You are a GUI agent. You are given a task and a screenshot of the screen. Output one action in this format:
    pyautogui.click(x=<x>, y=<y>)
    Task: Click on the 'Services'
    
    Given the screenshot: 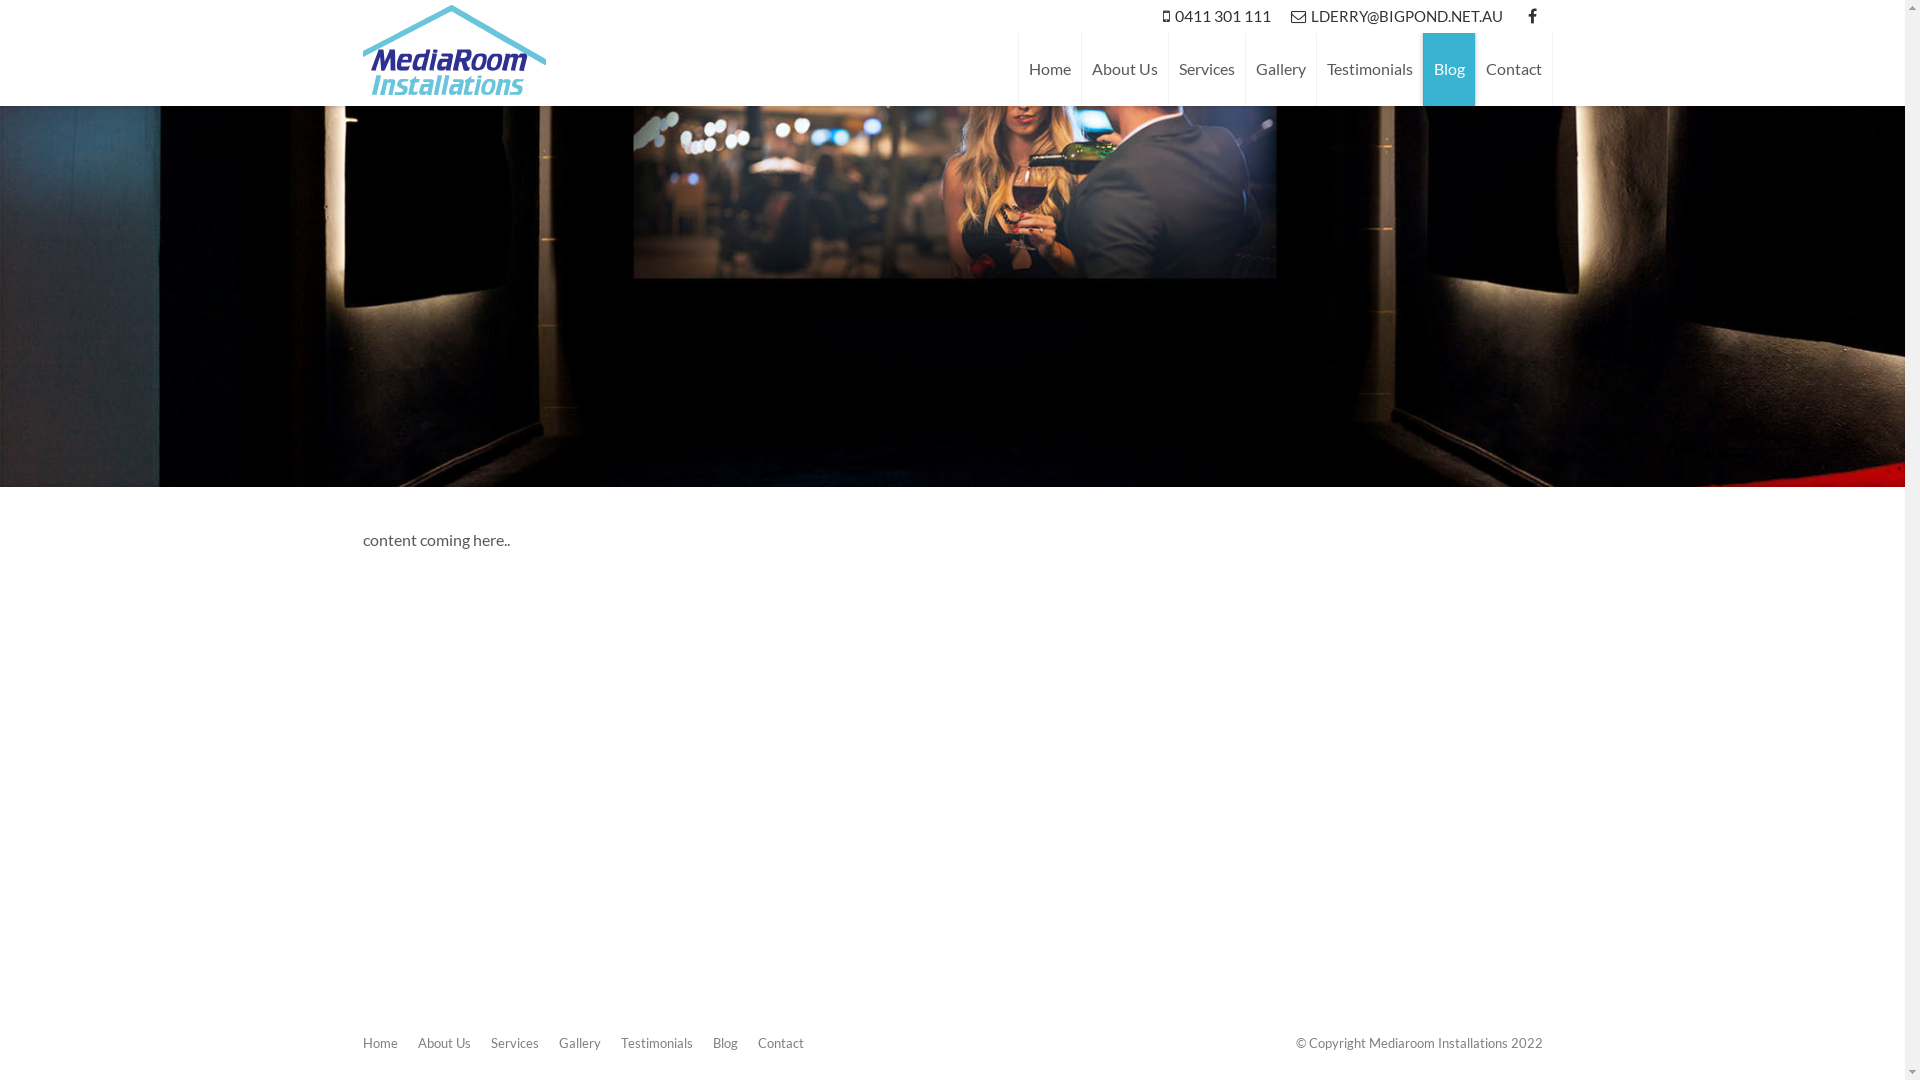 What is the action you would take?
    pyautogui.click(x=513, y=1041)
    